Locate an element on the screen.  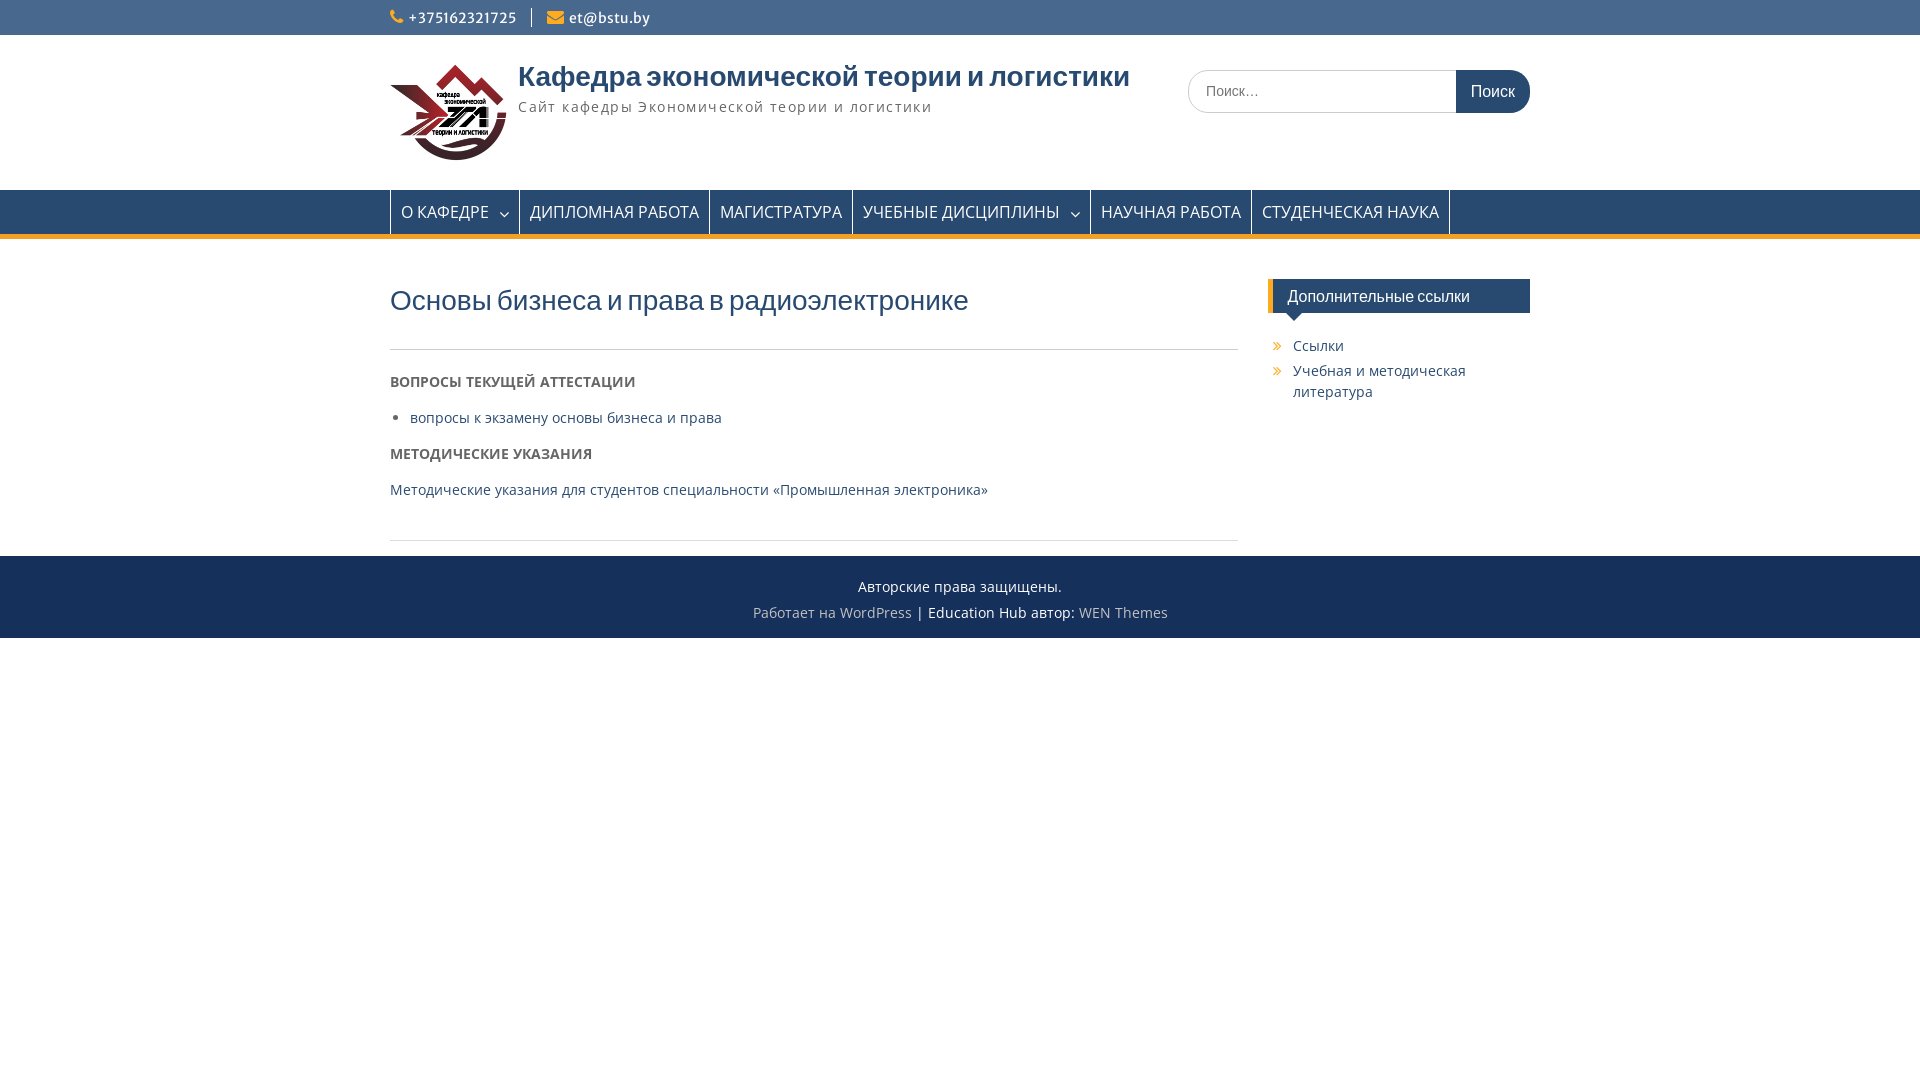
'+375162321725' is located at coordinates (460, 18).